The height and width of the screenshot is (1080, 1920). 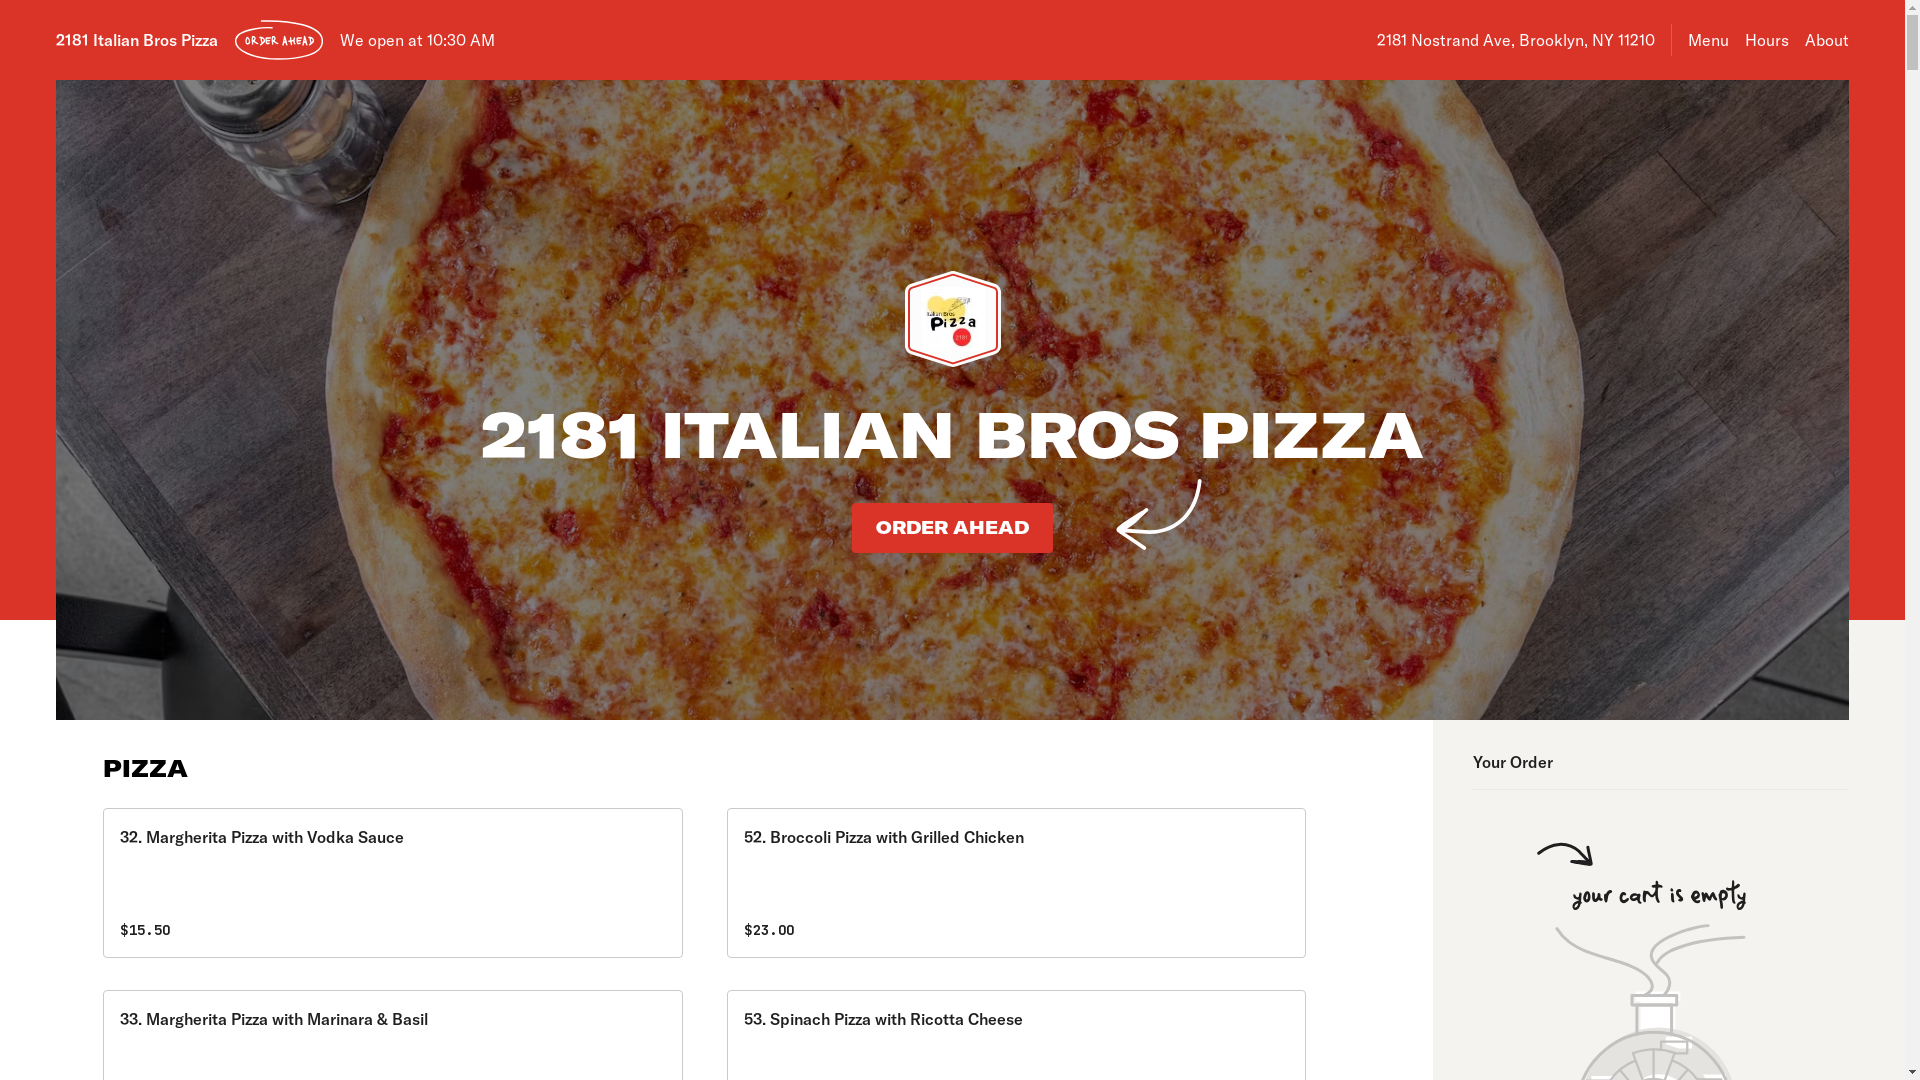 What do you see at coordinates (851, 527) in the screenshot?
I see `'ORDER AHEAD'` at bounding box center [851, 527].